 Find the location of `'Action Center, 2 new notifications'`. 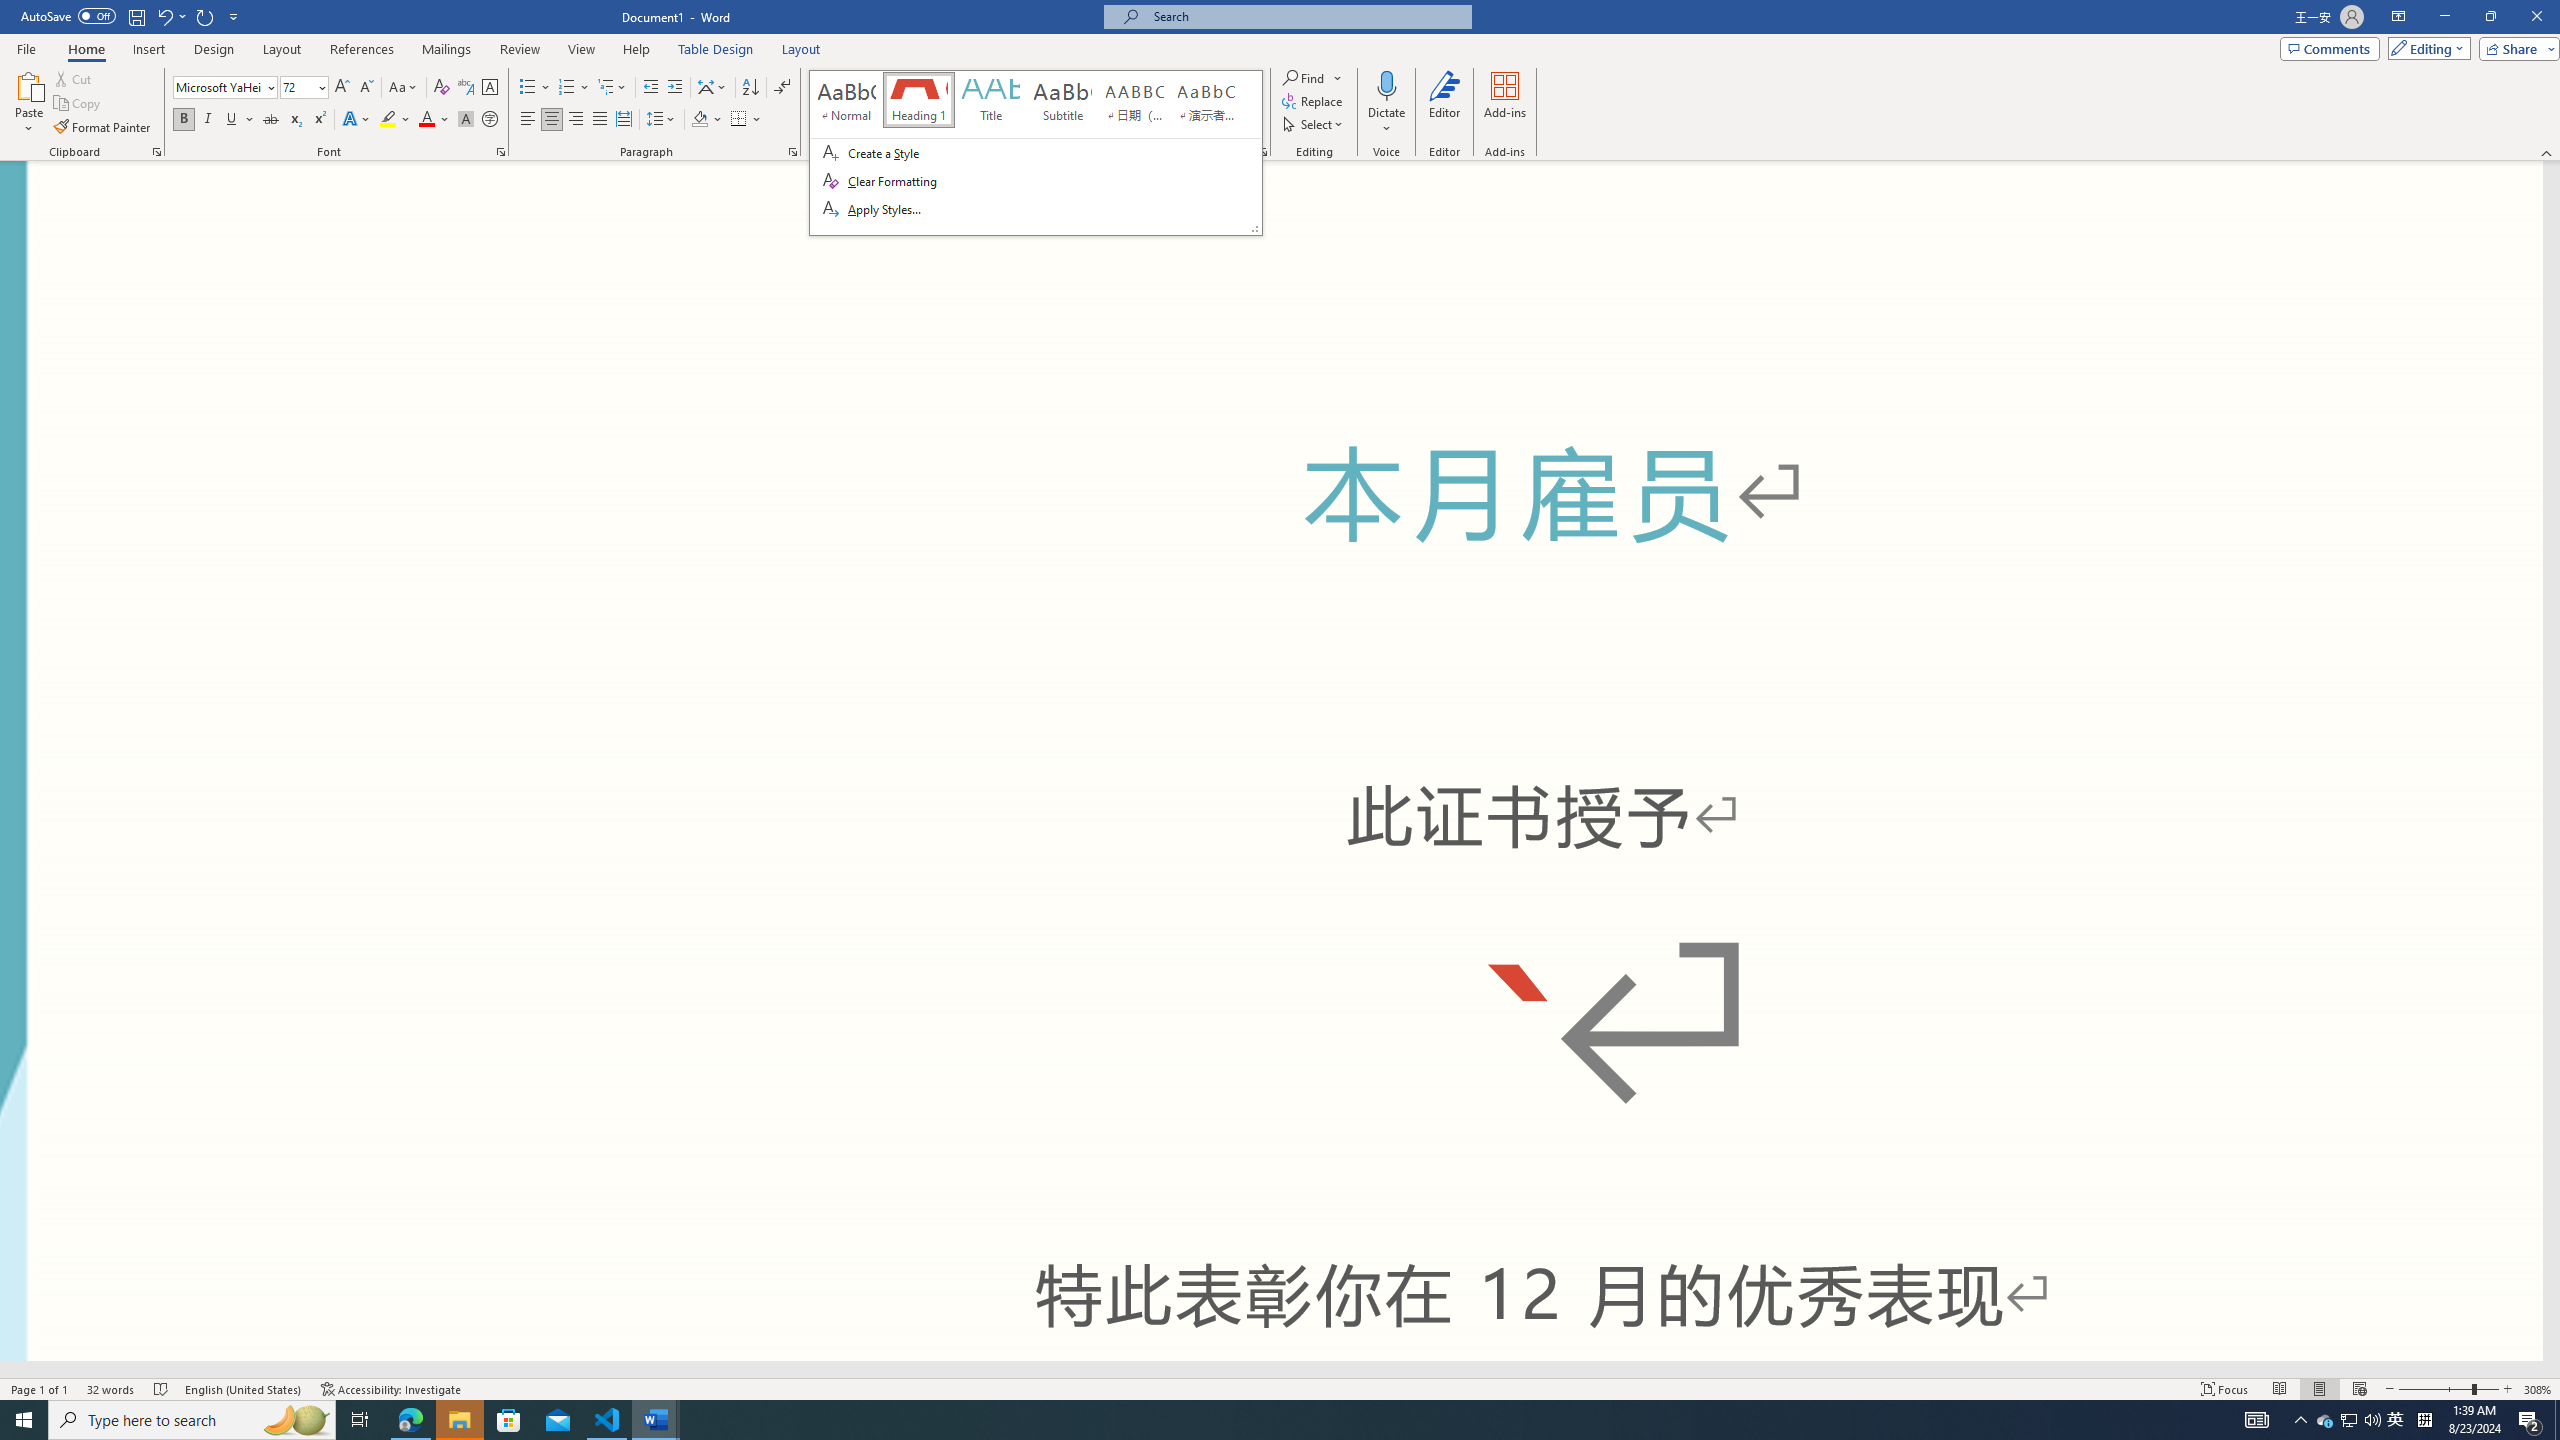

'Action Center, 2 new notifications' is located at coordinates (2530, 1418).